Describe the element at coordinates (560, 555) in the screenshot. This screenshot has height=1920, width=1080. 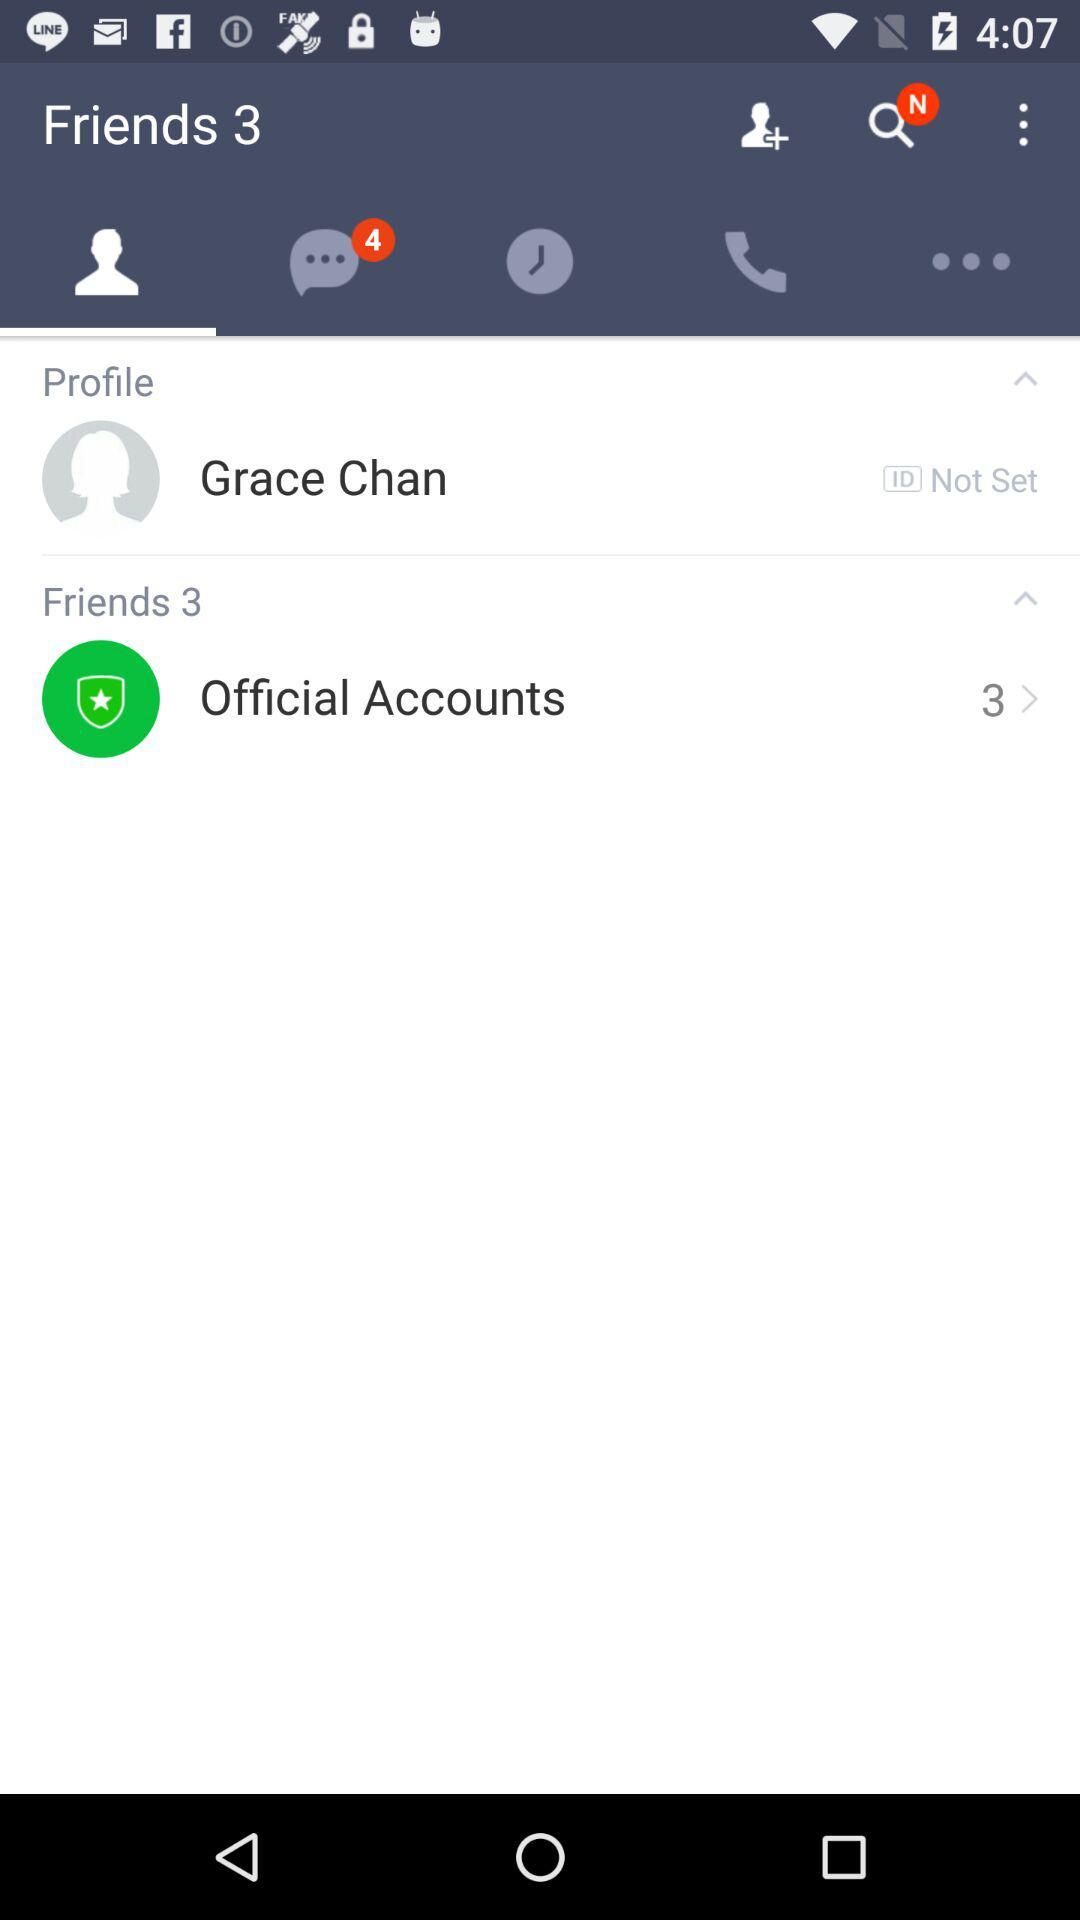
I see `the app above friends 3 icon` at that location.